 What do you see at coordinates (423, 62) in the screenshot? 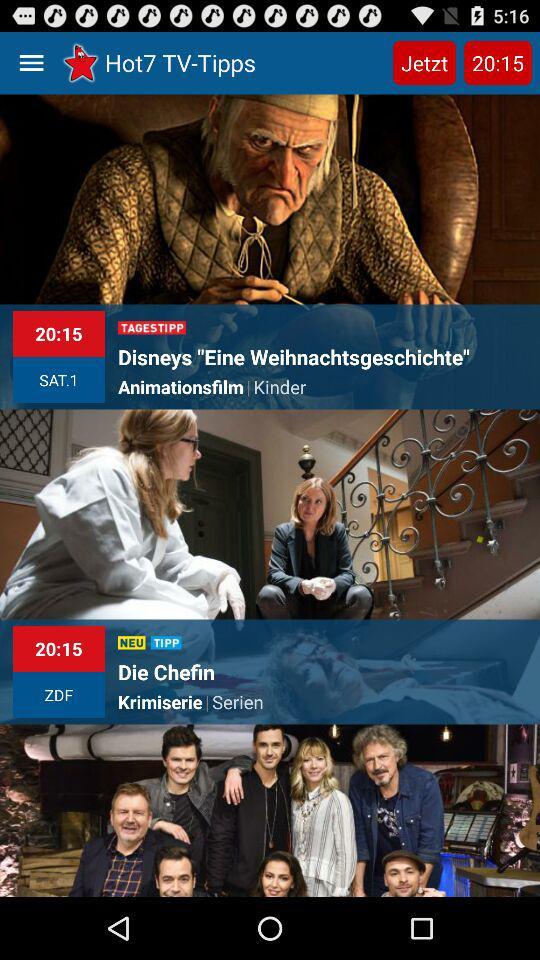
I see `the button to the left of the 20:15 item` at bounding box center [423, 62].